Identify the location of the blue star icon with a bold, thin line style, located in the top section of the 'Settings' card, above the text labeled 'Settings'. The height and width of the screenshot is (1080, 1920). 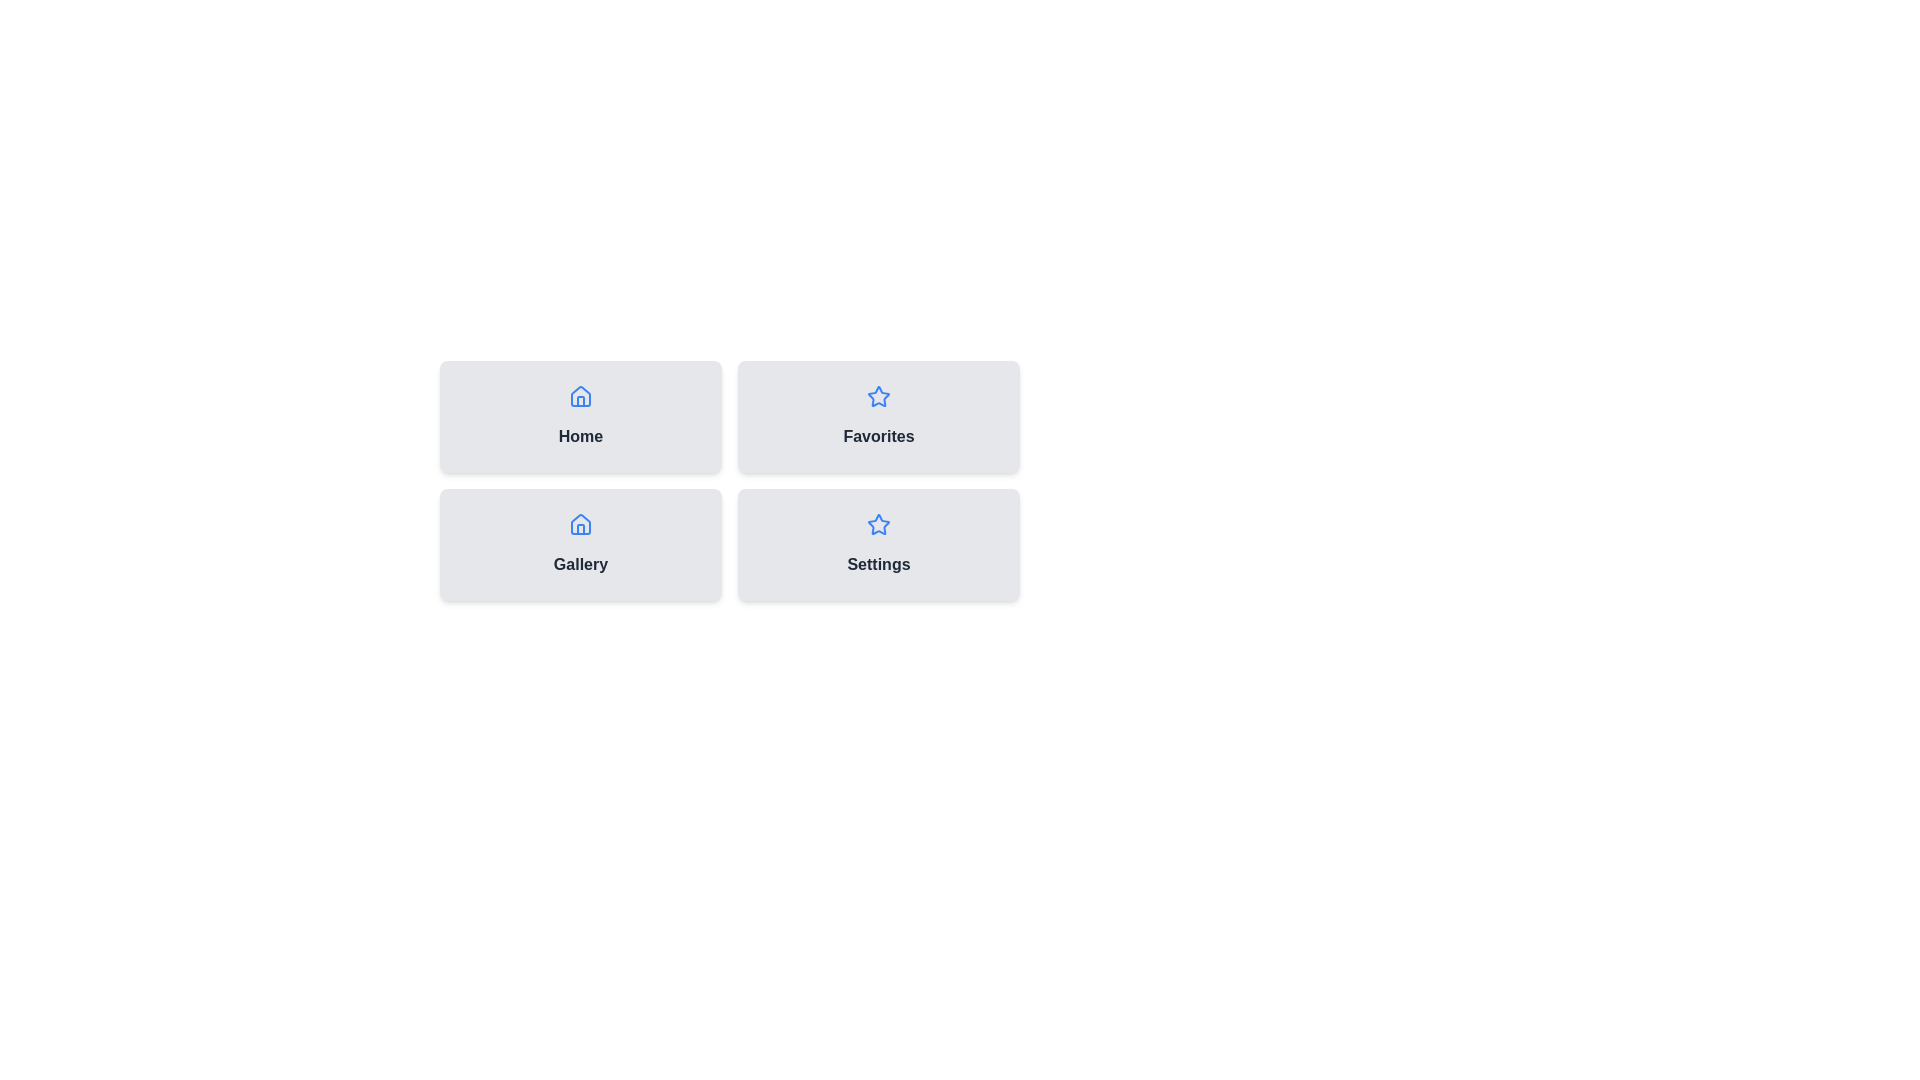
(878, 523).